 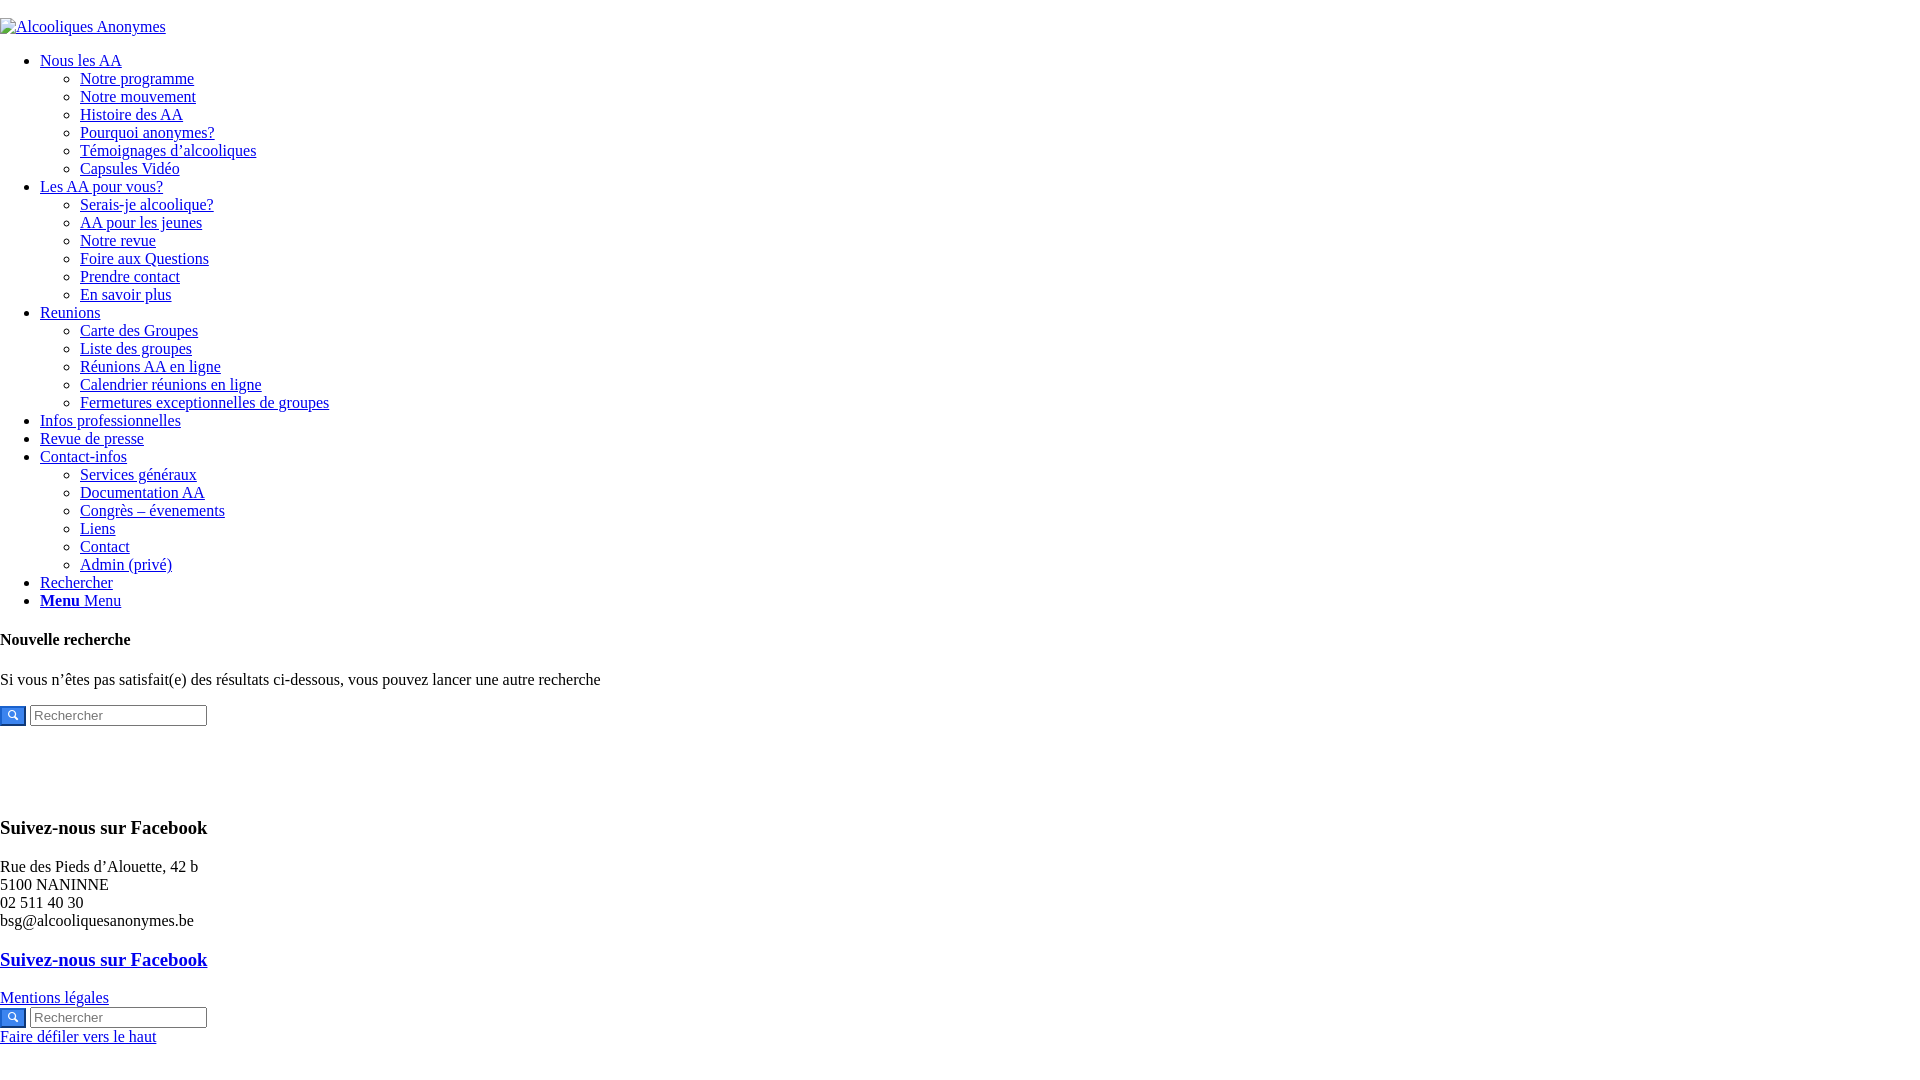 I want to click on 'Reunions', so click(x=39, y=312).